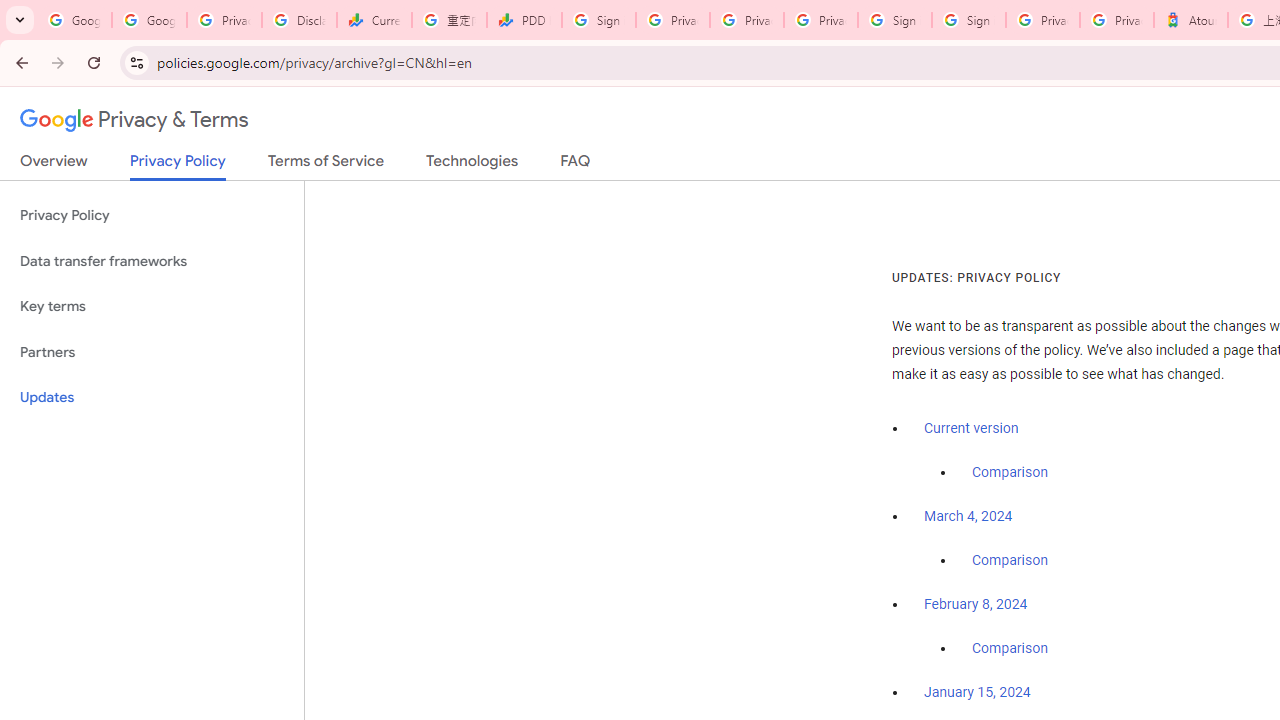 This screenshot has width=1280, height=720. Describe the element at coordinates (976, 604) in the screenshot. I see `'February 8, 2024'` at that location.